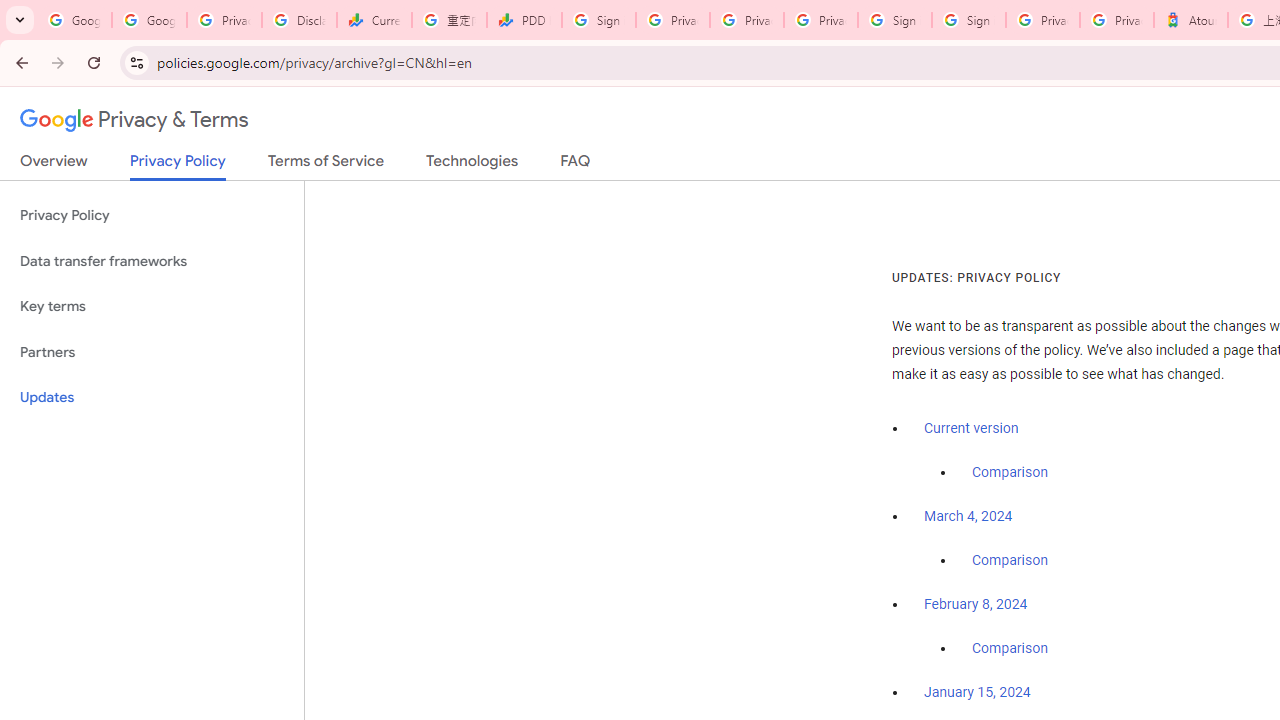 This screenshot has width=1280, height=720. Describe the element at coordinates (976, 604) in the screenshot. I see `'February 8, 2024'` at that location.